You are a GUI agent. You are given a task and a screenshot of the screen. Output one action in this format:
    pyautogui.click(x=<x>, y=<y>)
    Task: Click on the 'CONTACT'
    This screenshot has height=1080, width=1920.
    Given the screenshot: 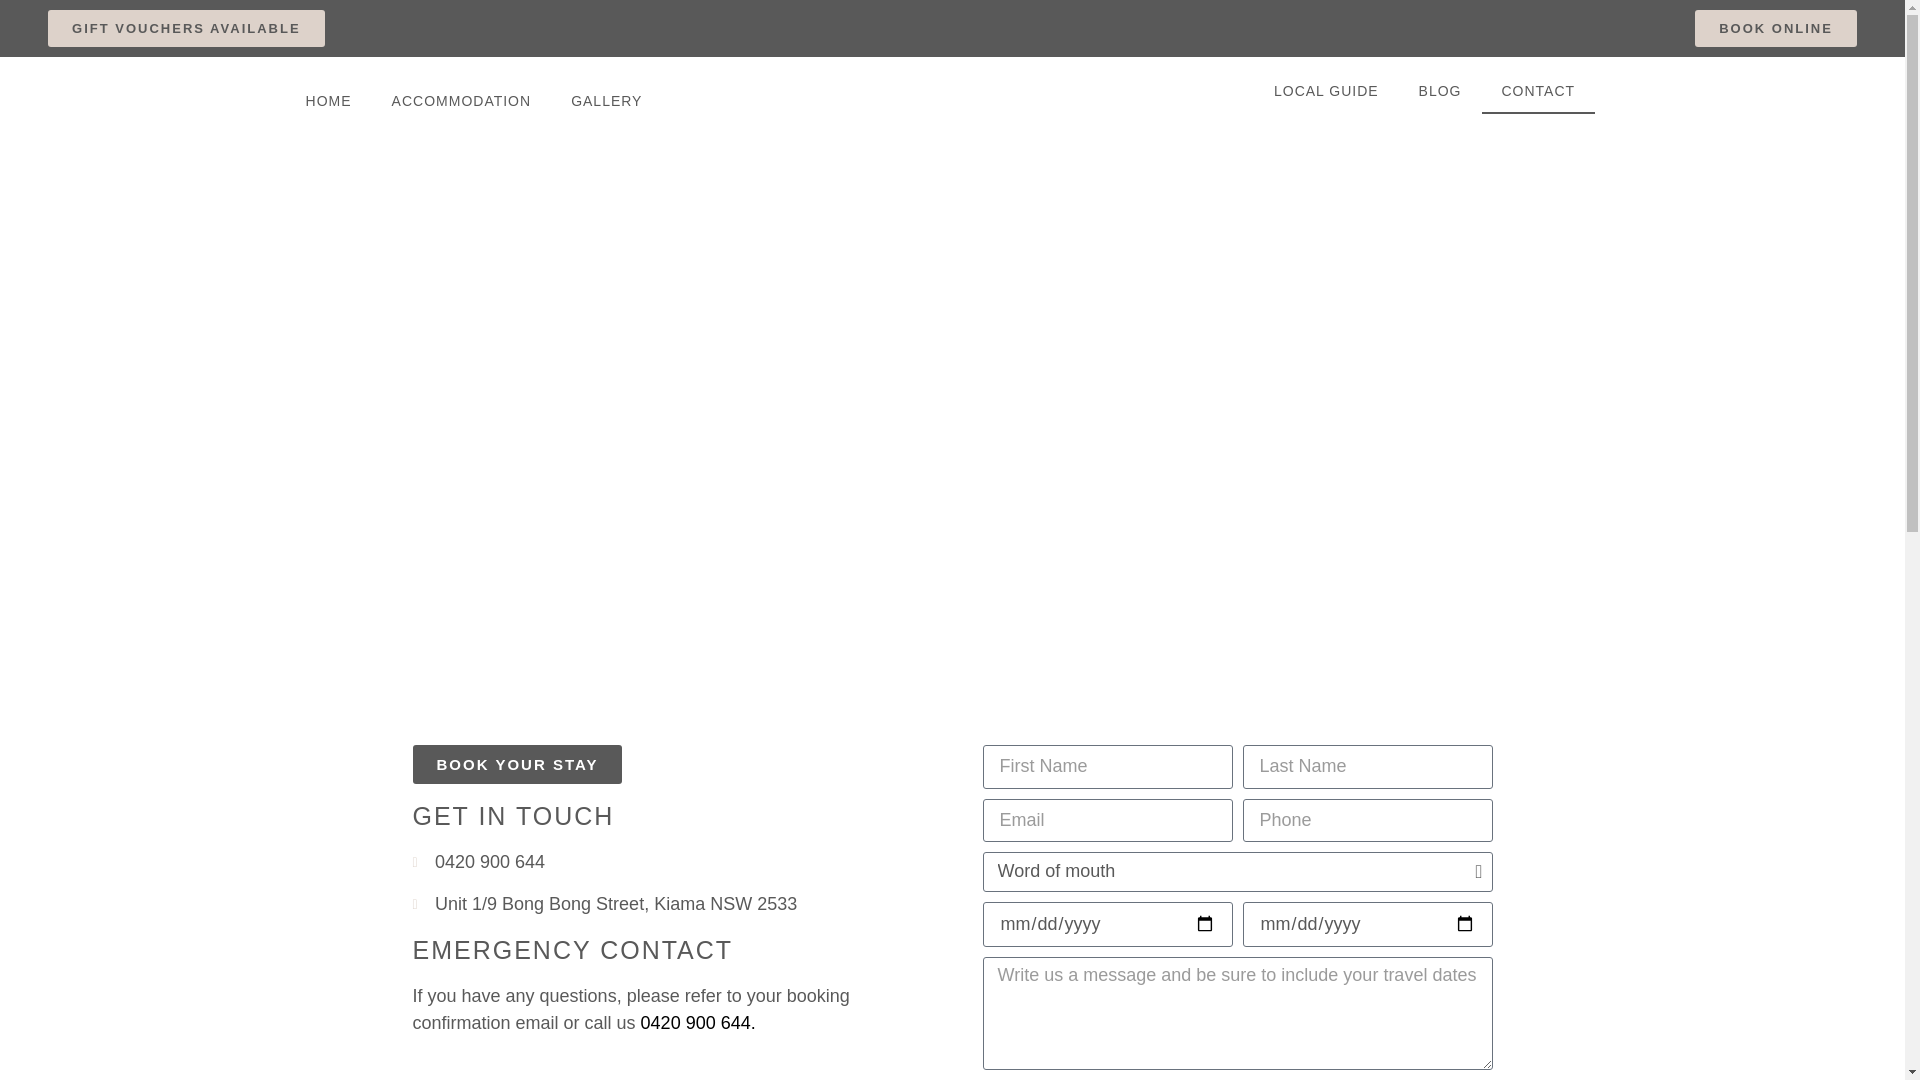 What is the action you would take?
    pyautogui.click(x=1538, y=91)
    